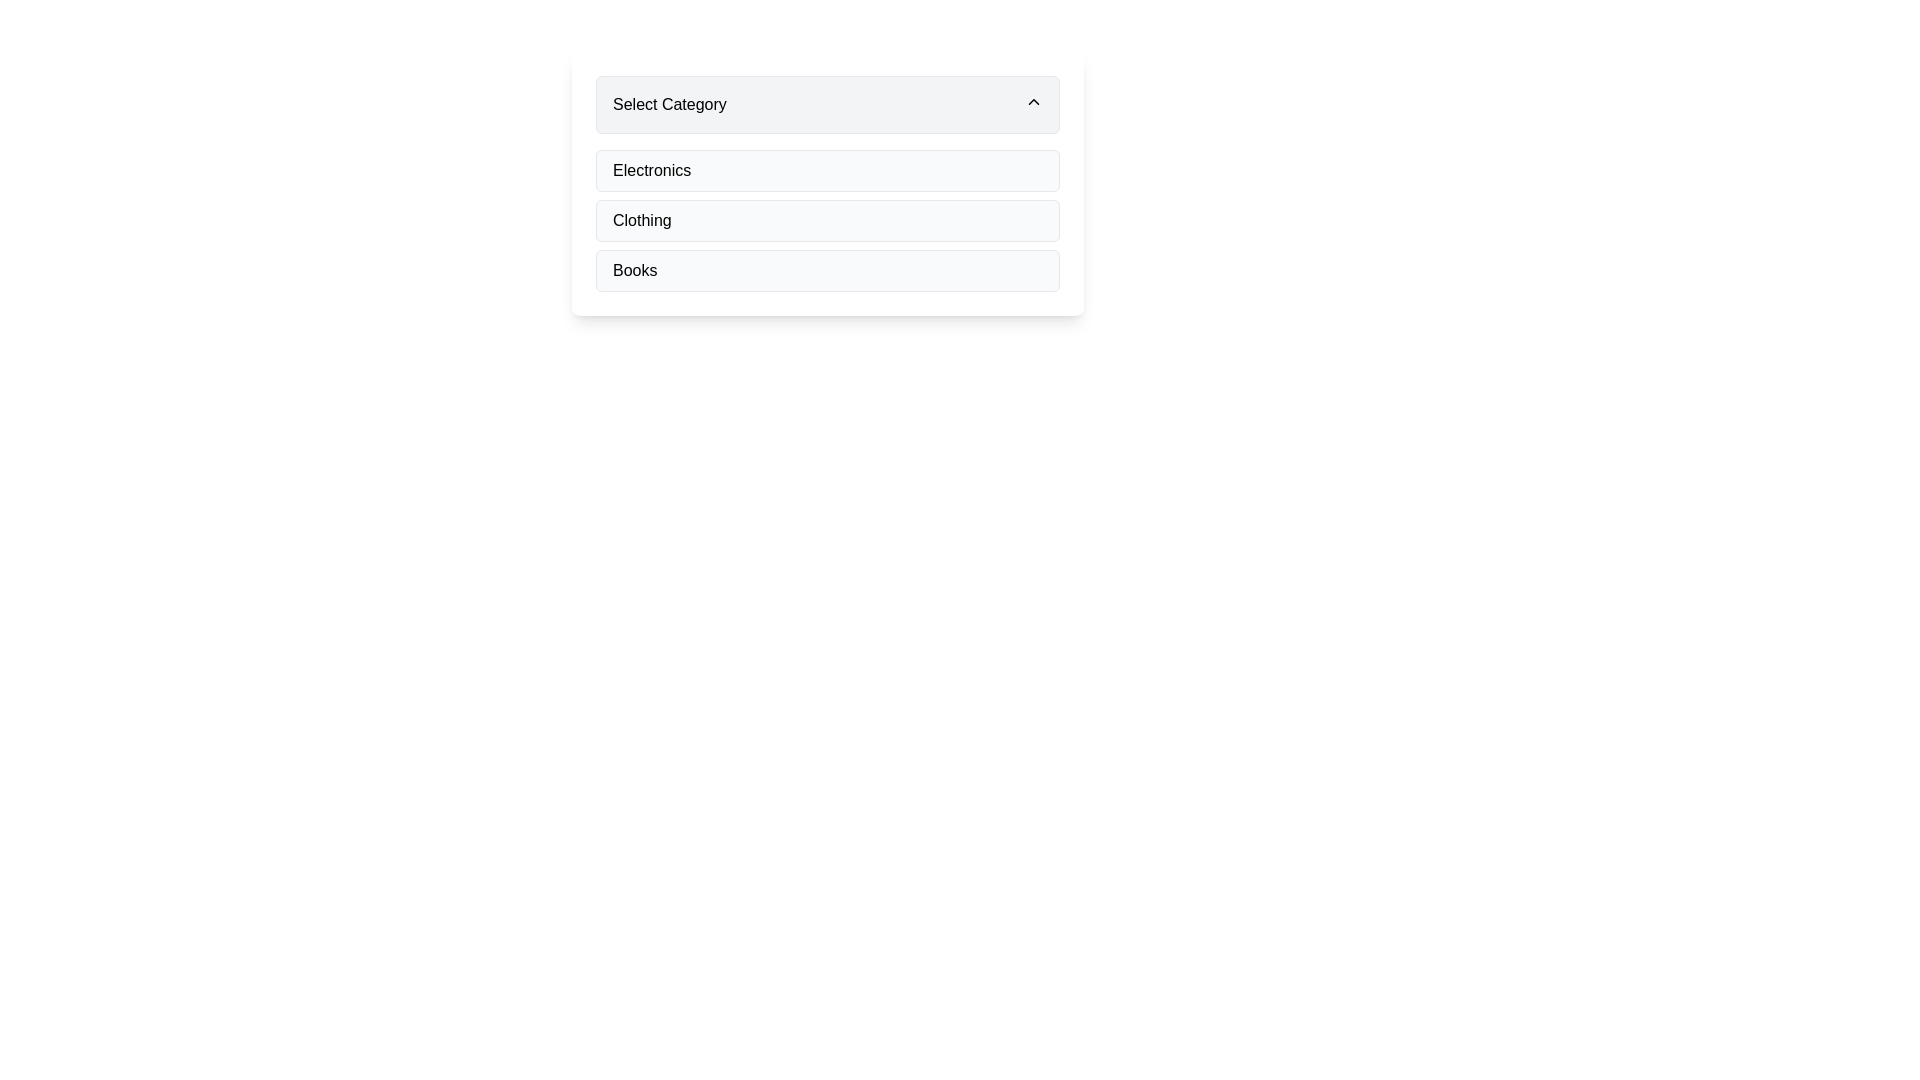 This screenshot has height=1080, width=1920. What do you see at coordinates (828, 220) in the screenshot?
I see `the 'Clothing' button in the dropdown list` at bounding box center [828, 220].